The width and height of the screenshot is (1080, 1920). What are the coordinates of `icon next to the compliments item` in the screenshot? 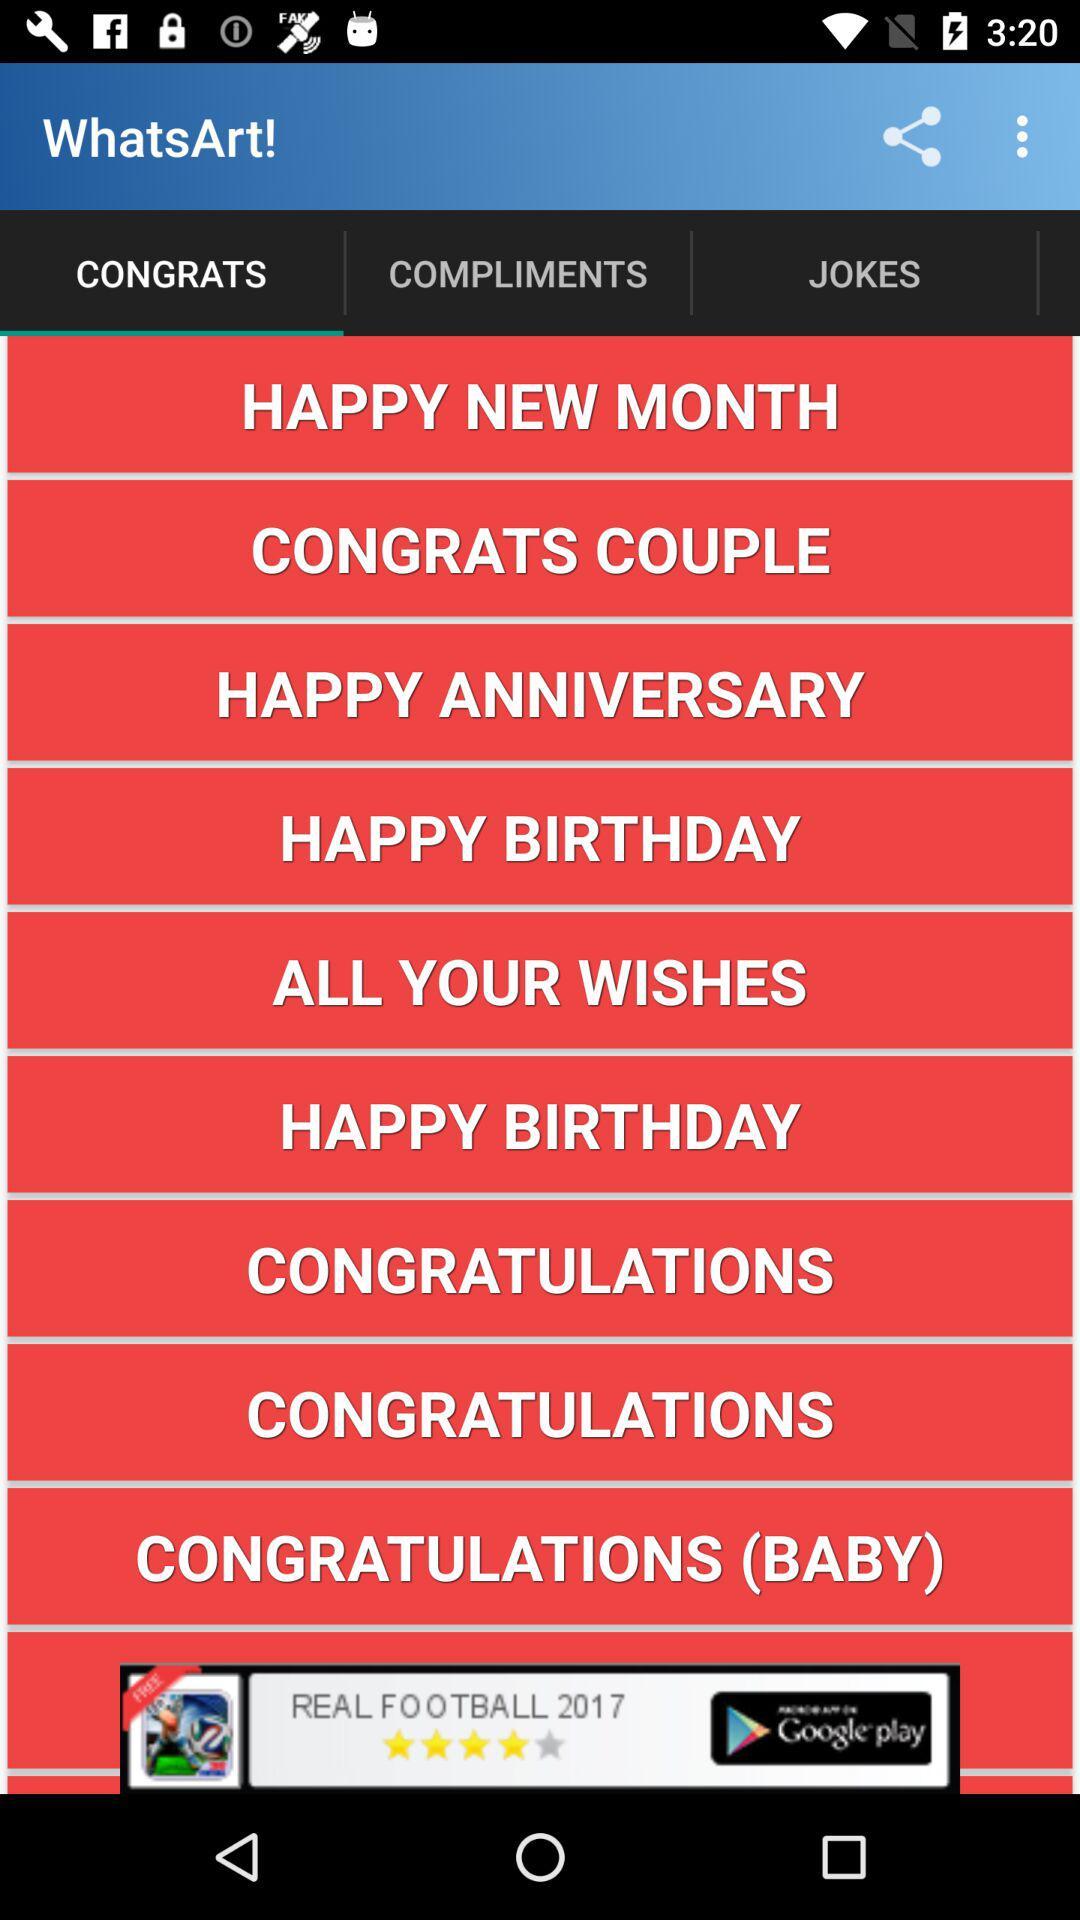 It's located at (911, 135).